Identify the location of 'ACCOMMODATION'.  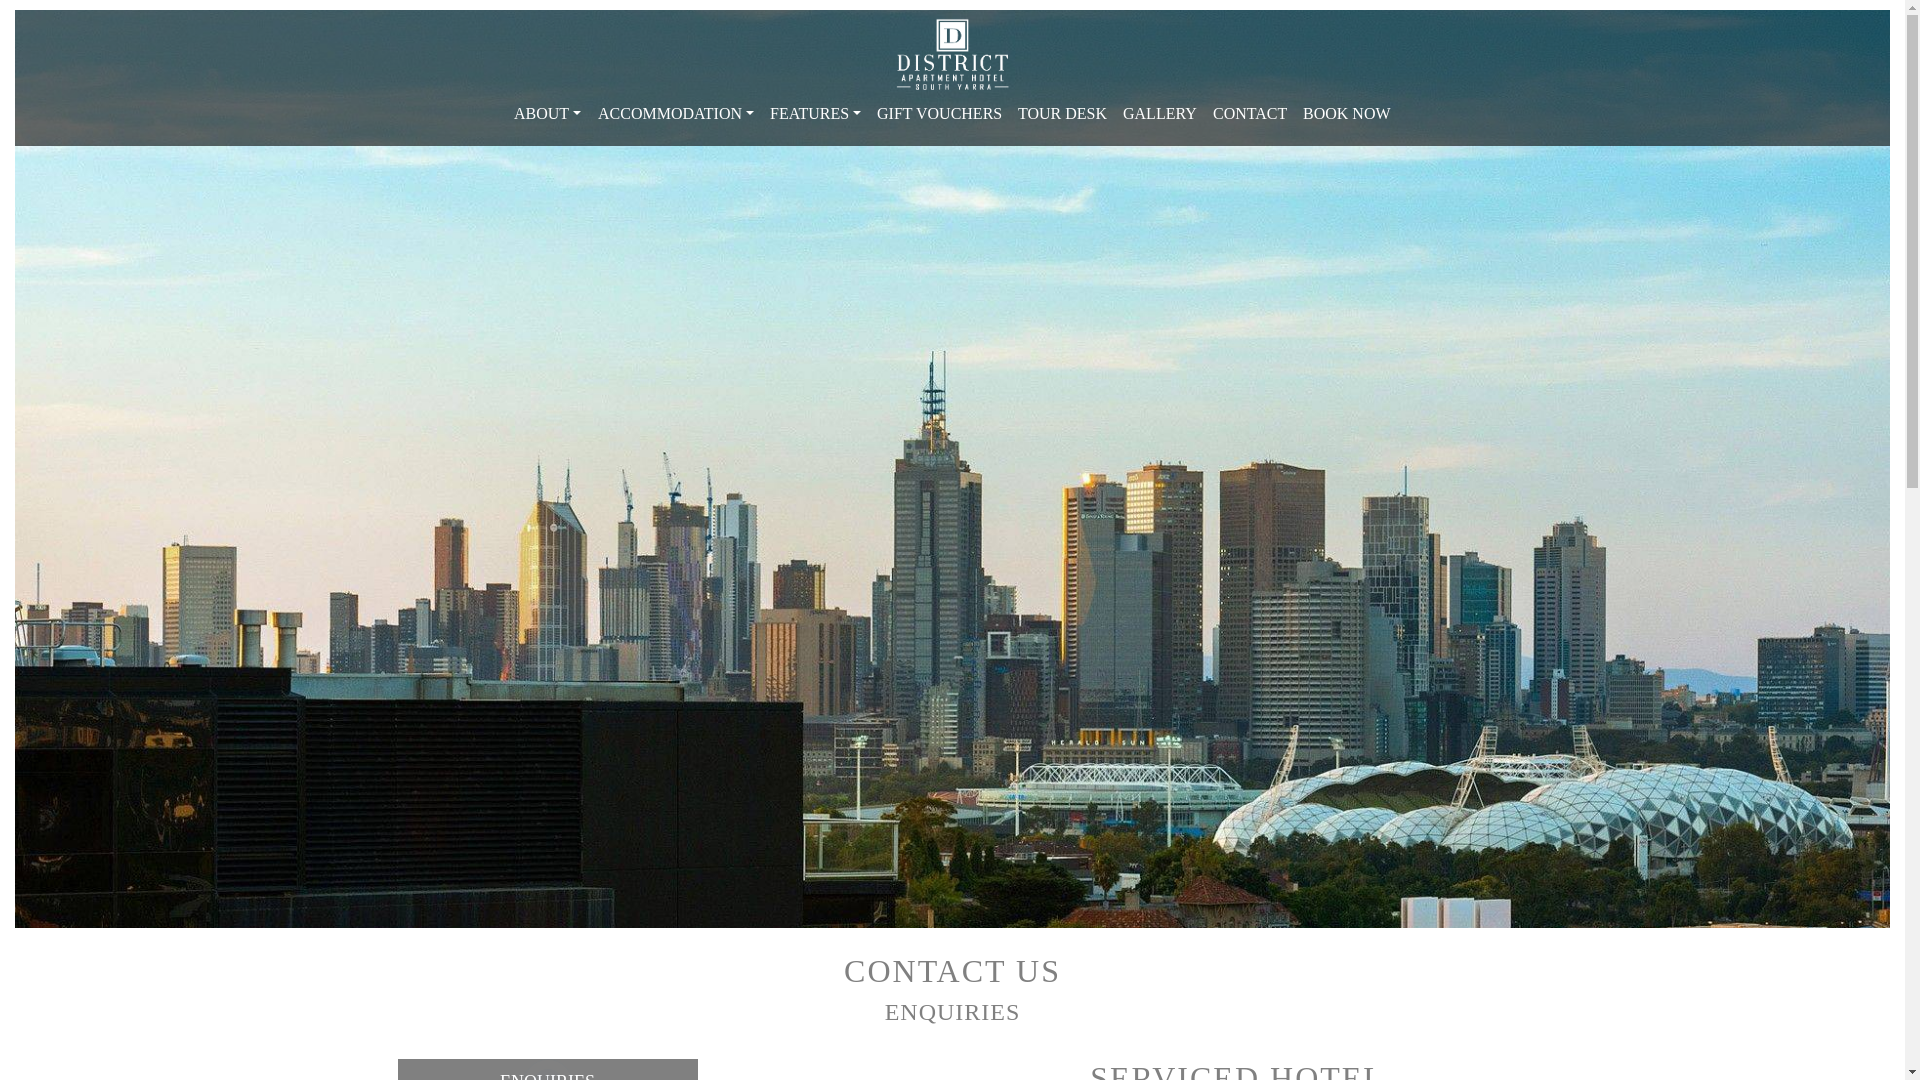
(676, 114).